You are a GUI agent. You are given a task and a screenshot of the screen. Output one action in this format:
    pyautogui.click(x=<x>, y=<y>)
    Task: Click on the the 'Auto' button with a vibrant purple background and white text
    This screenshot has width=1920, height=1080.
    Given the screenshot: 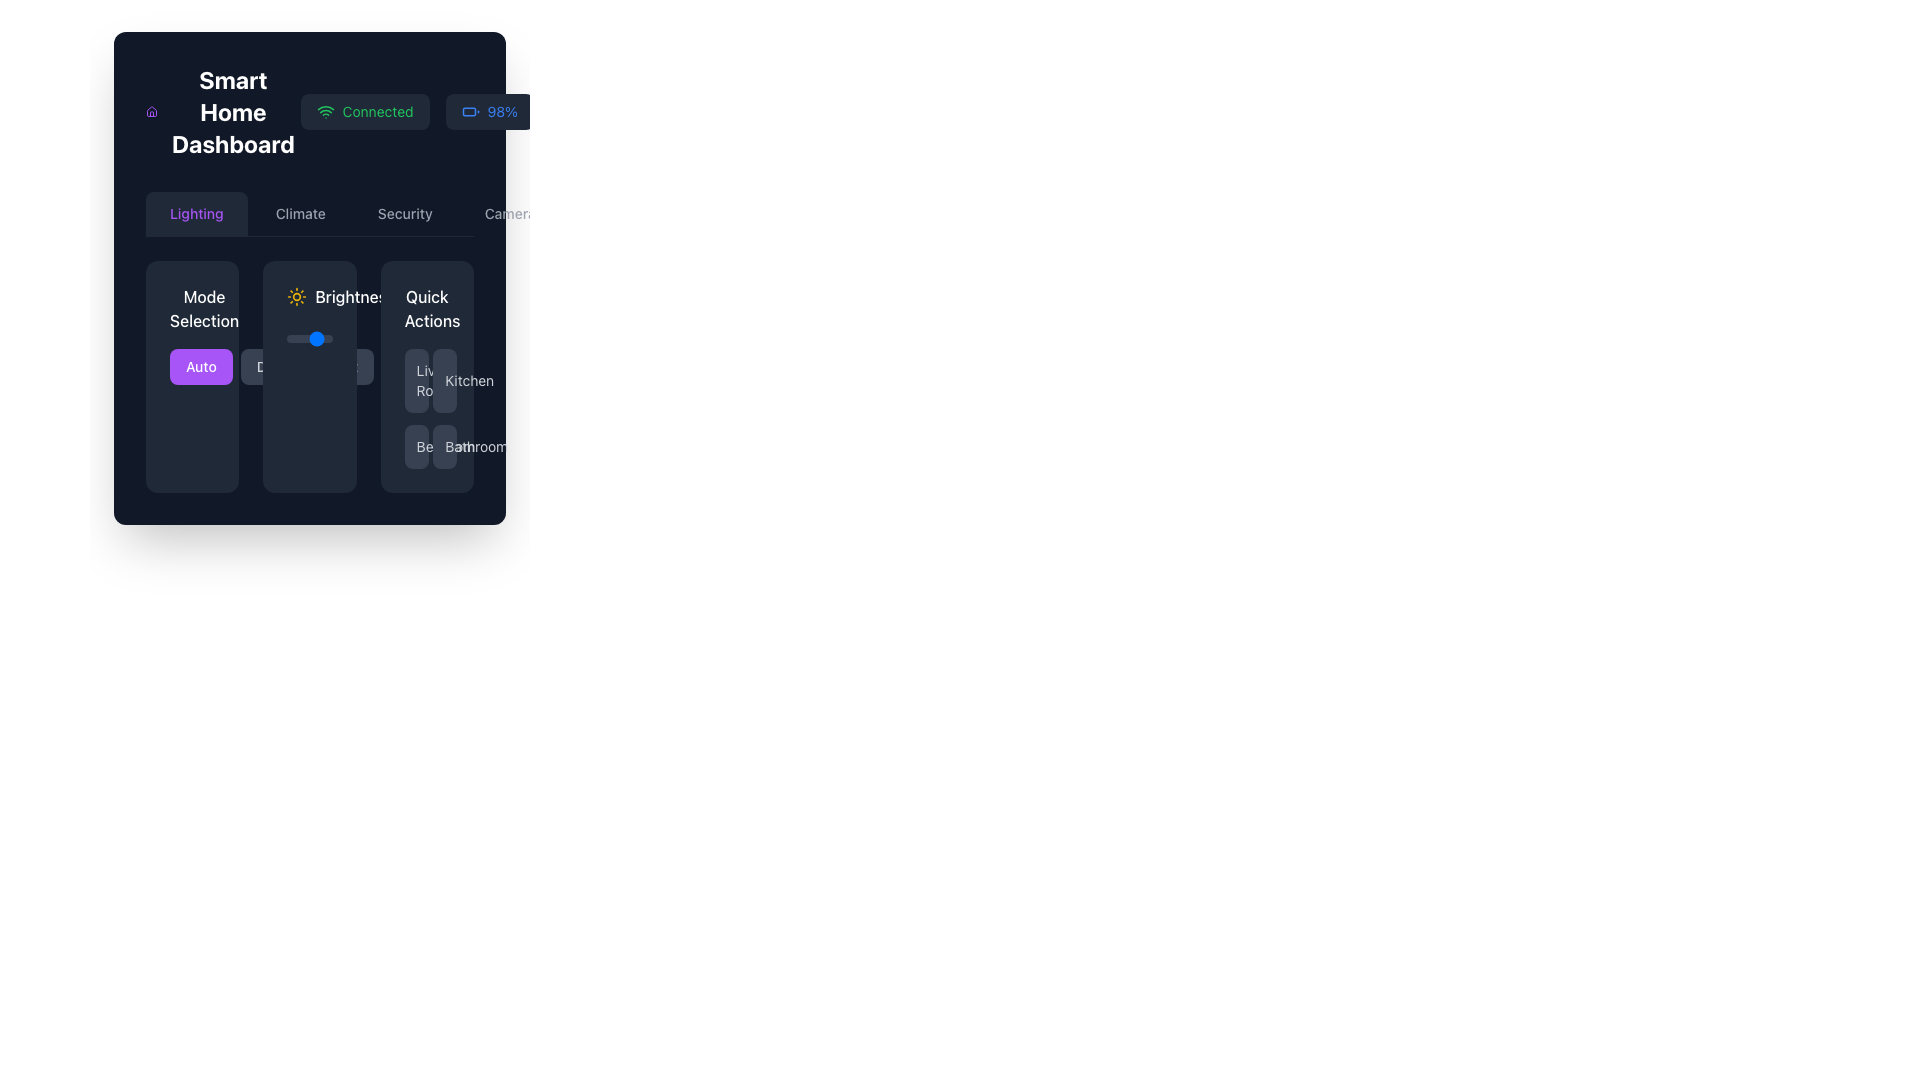 What is the action you would take?
    pyautogui.click(x=192, y=366)
    